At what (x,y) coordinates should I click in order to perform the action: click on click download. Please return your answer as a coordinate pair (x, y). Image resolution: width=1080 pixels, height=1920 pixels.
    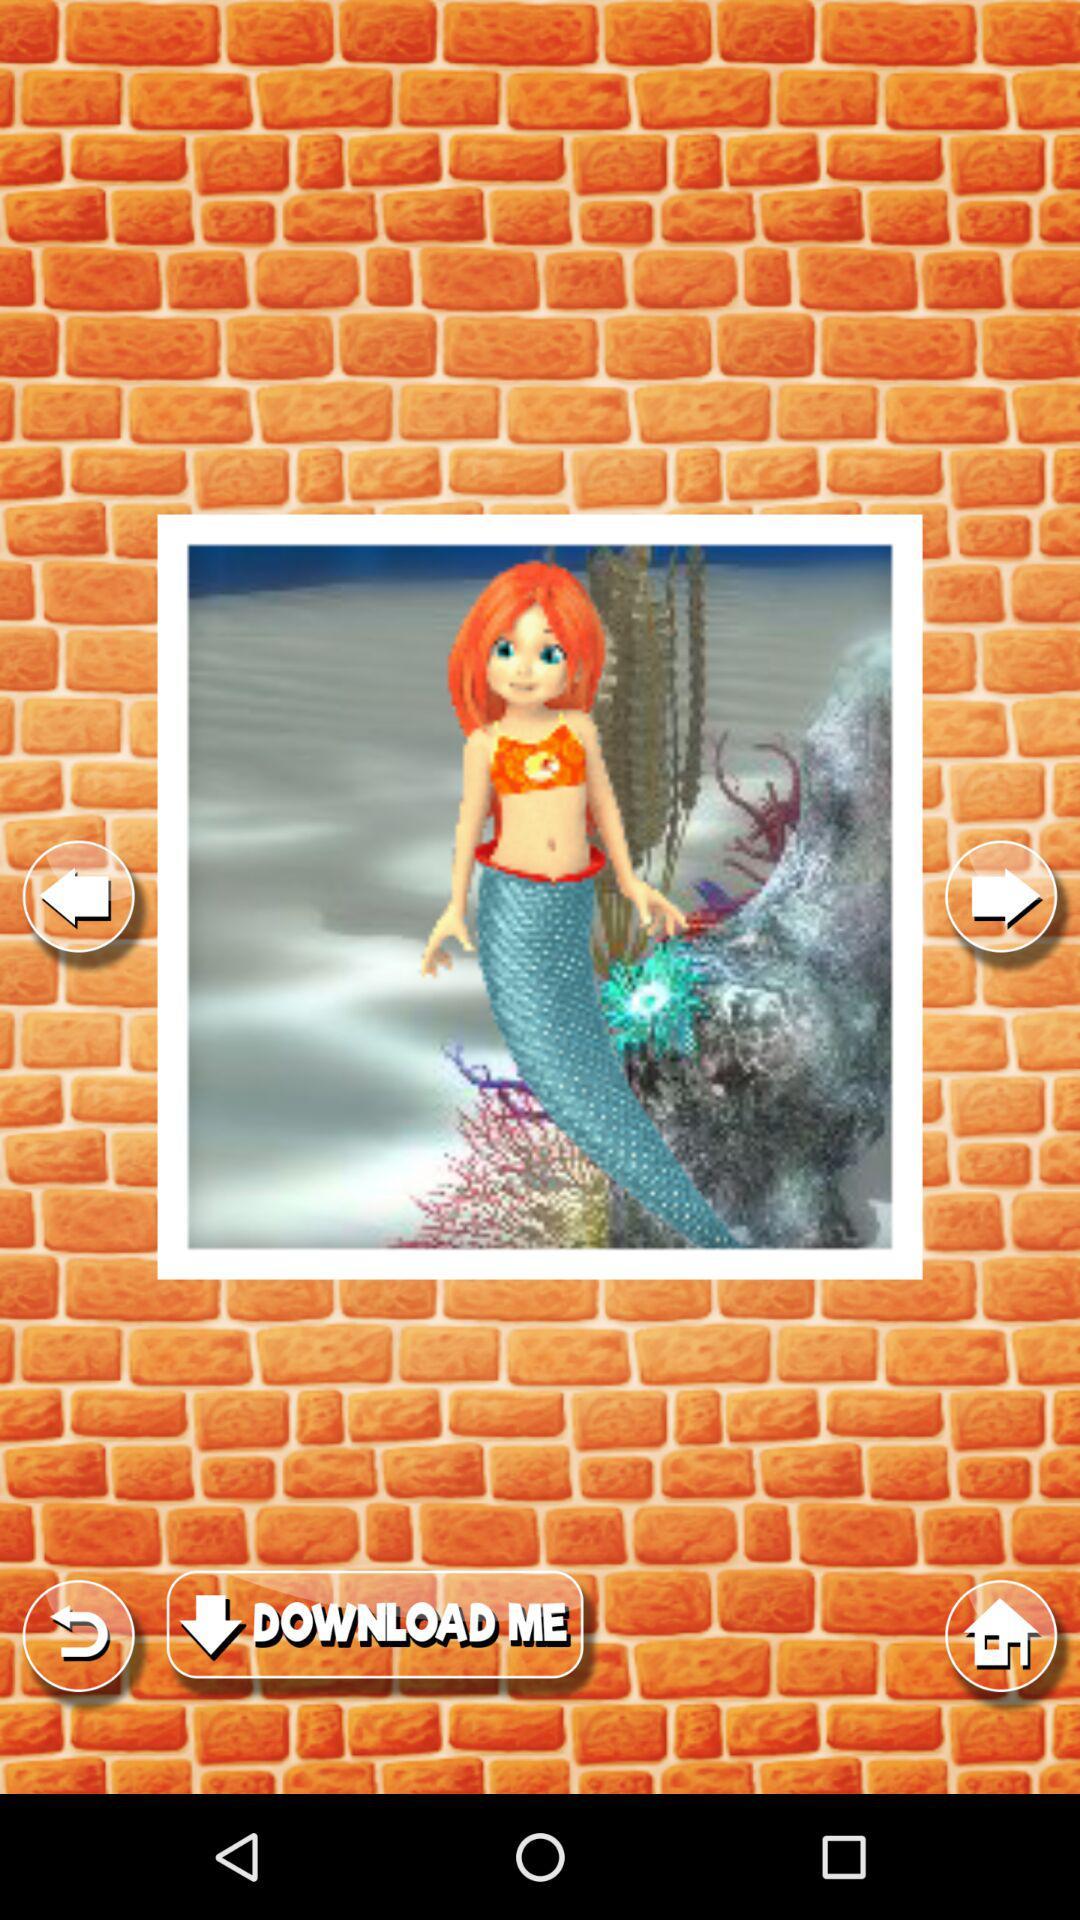
    Looking at the image, I should click on (384, 1636).